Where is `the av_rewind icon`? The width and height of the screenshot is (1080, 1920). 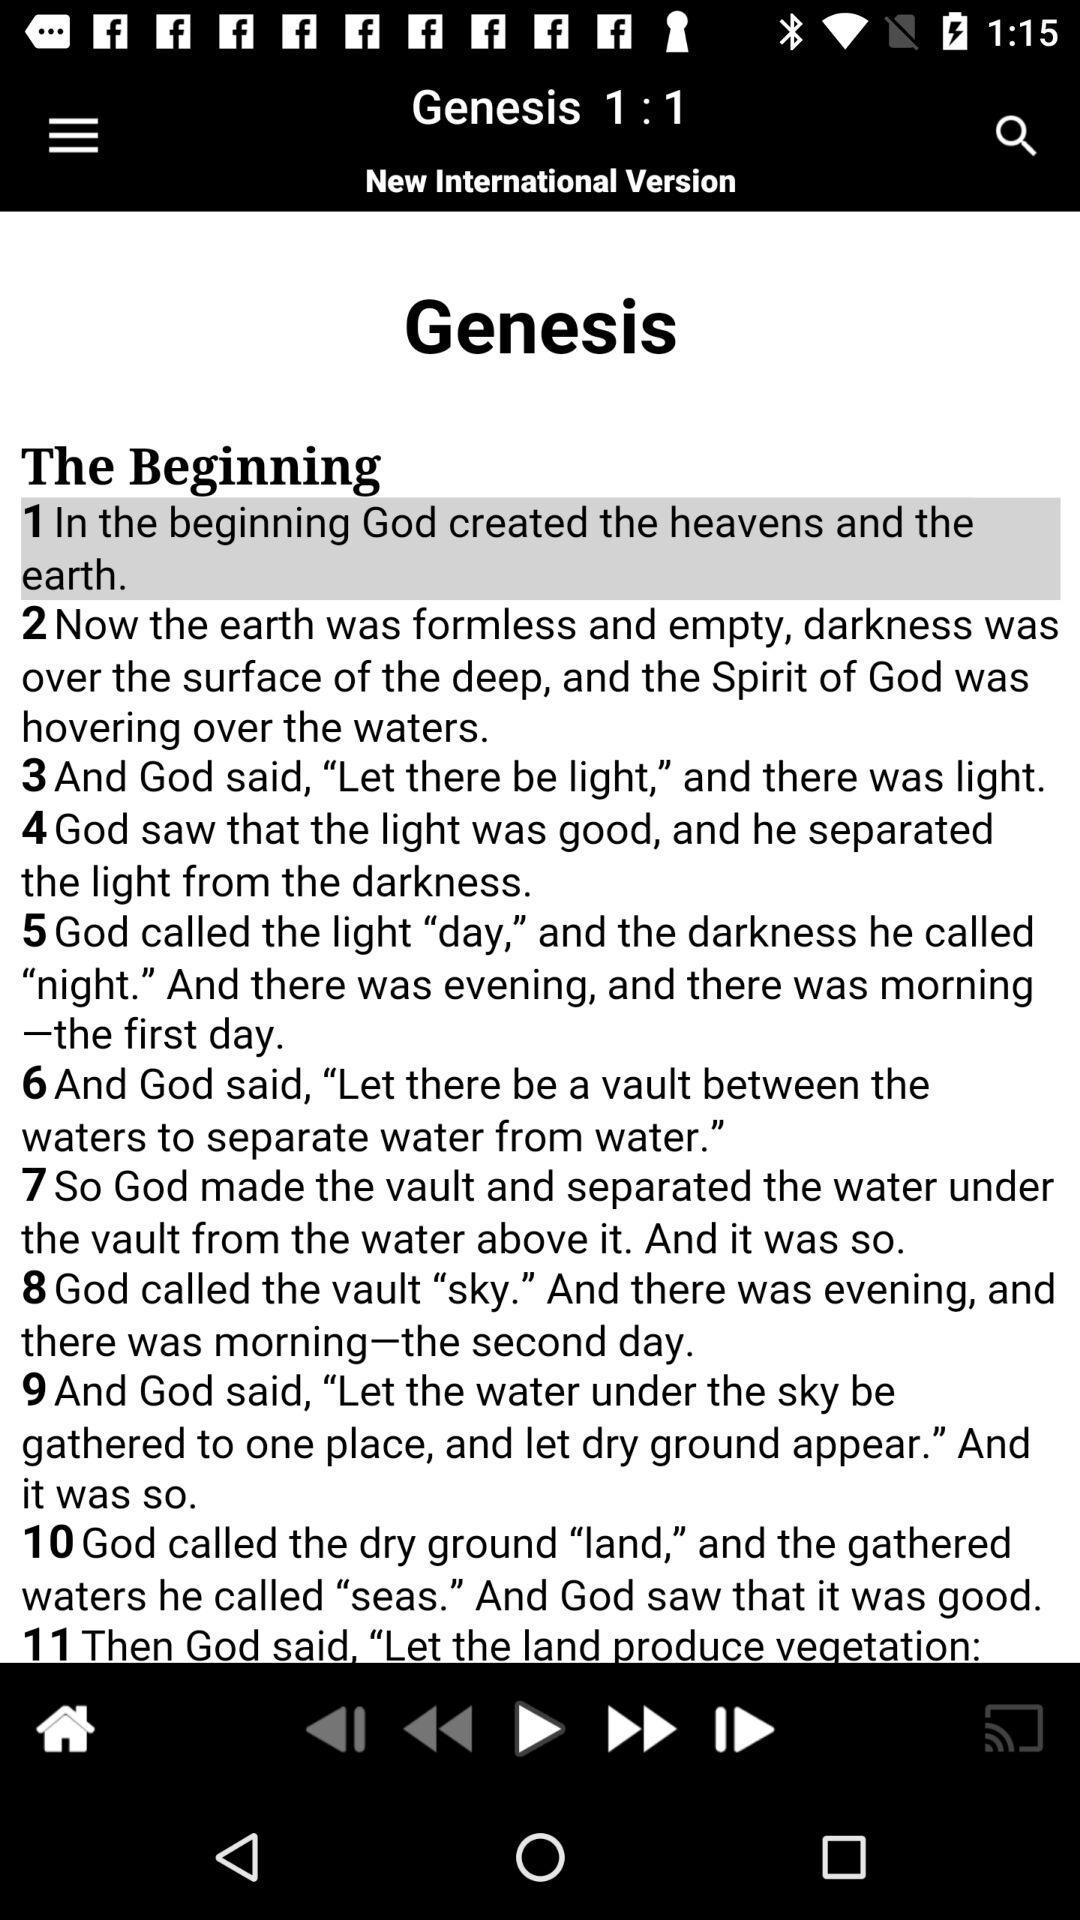
the av_rewind icon is located at coordinates (439, 1727).